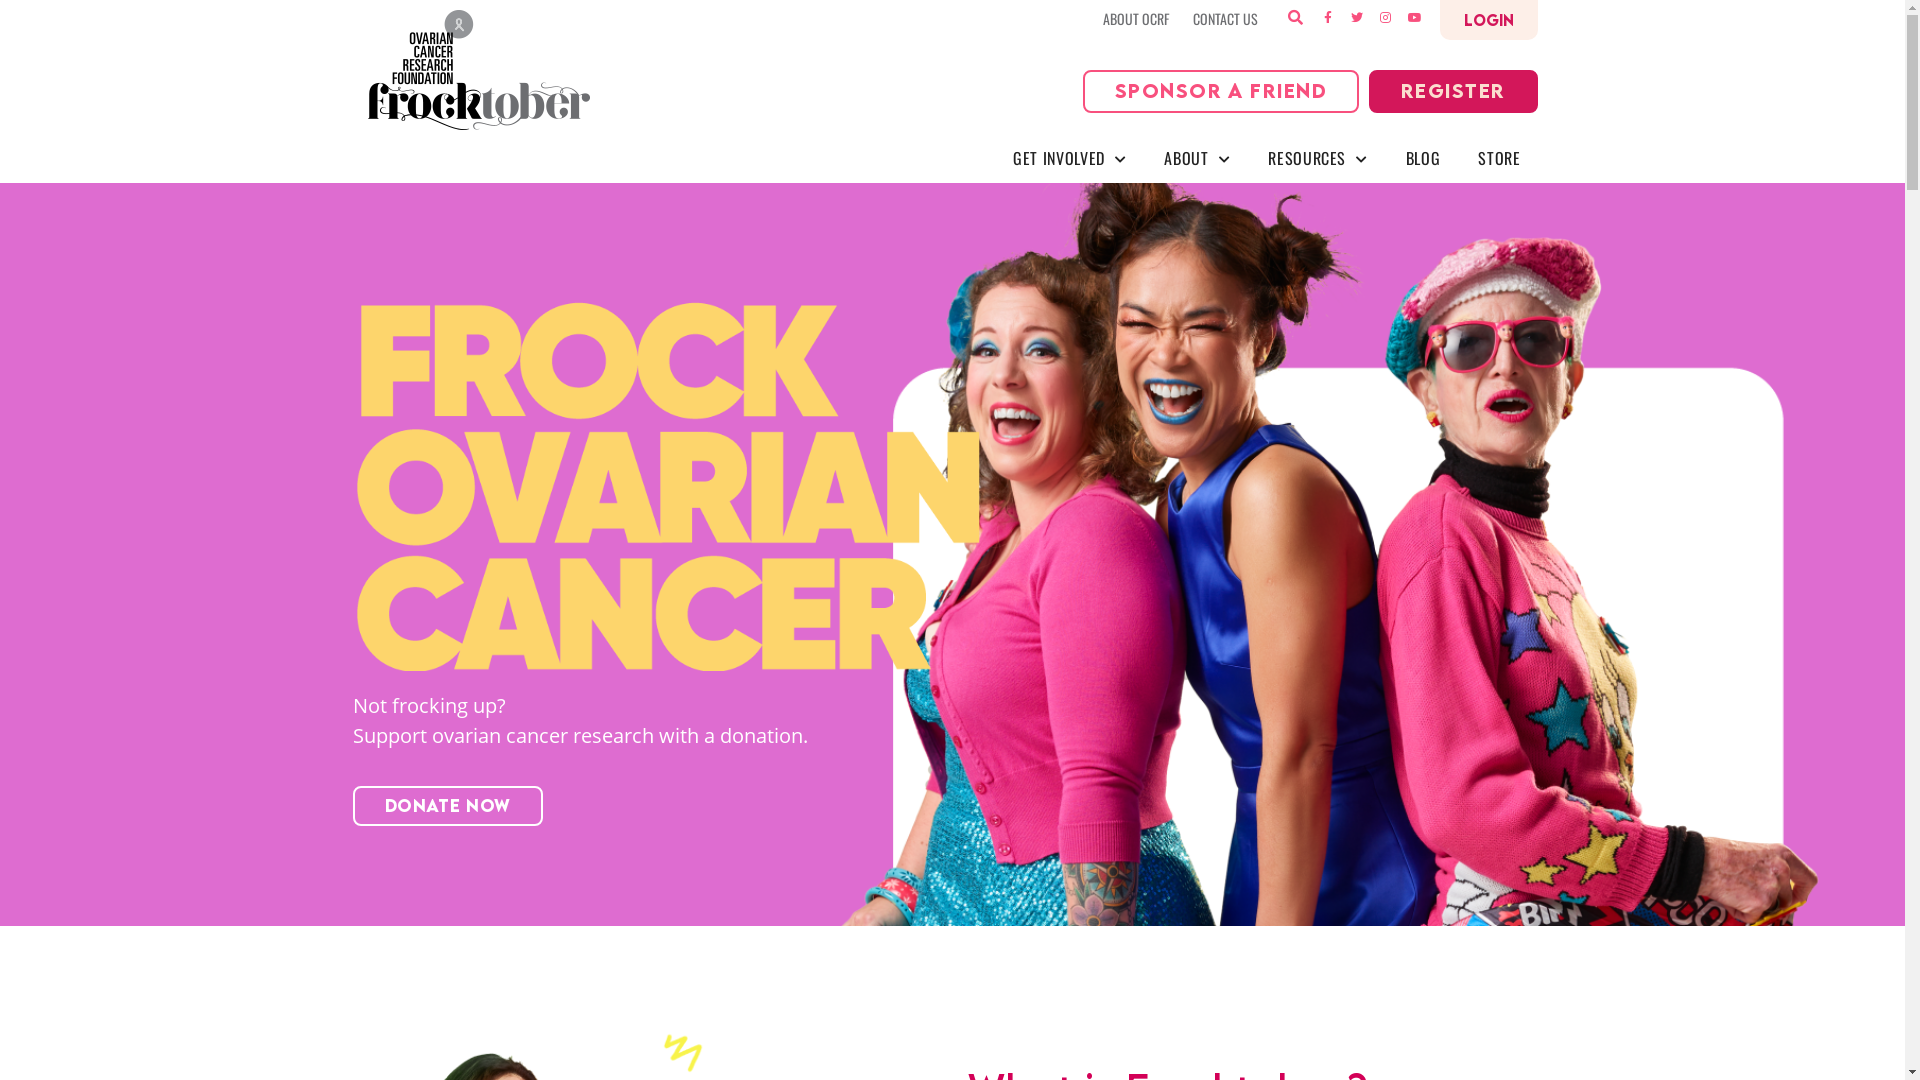 The width and height of the screenshot is (1920, 1080). Describe the element at coordinates (1196, 157) in the screenshot. I see `'ABOUT'` at that location.